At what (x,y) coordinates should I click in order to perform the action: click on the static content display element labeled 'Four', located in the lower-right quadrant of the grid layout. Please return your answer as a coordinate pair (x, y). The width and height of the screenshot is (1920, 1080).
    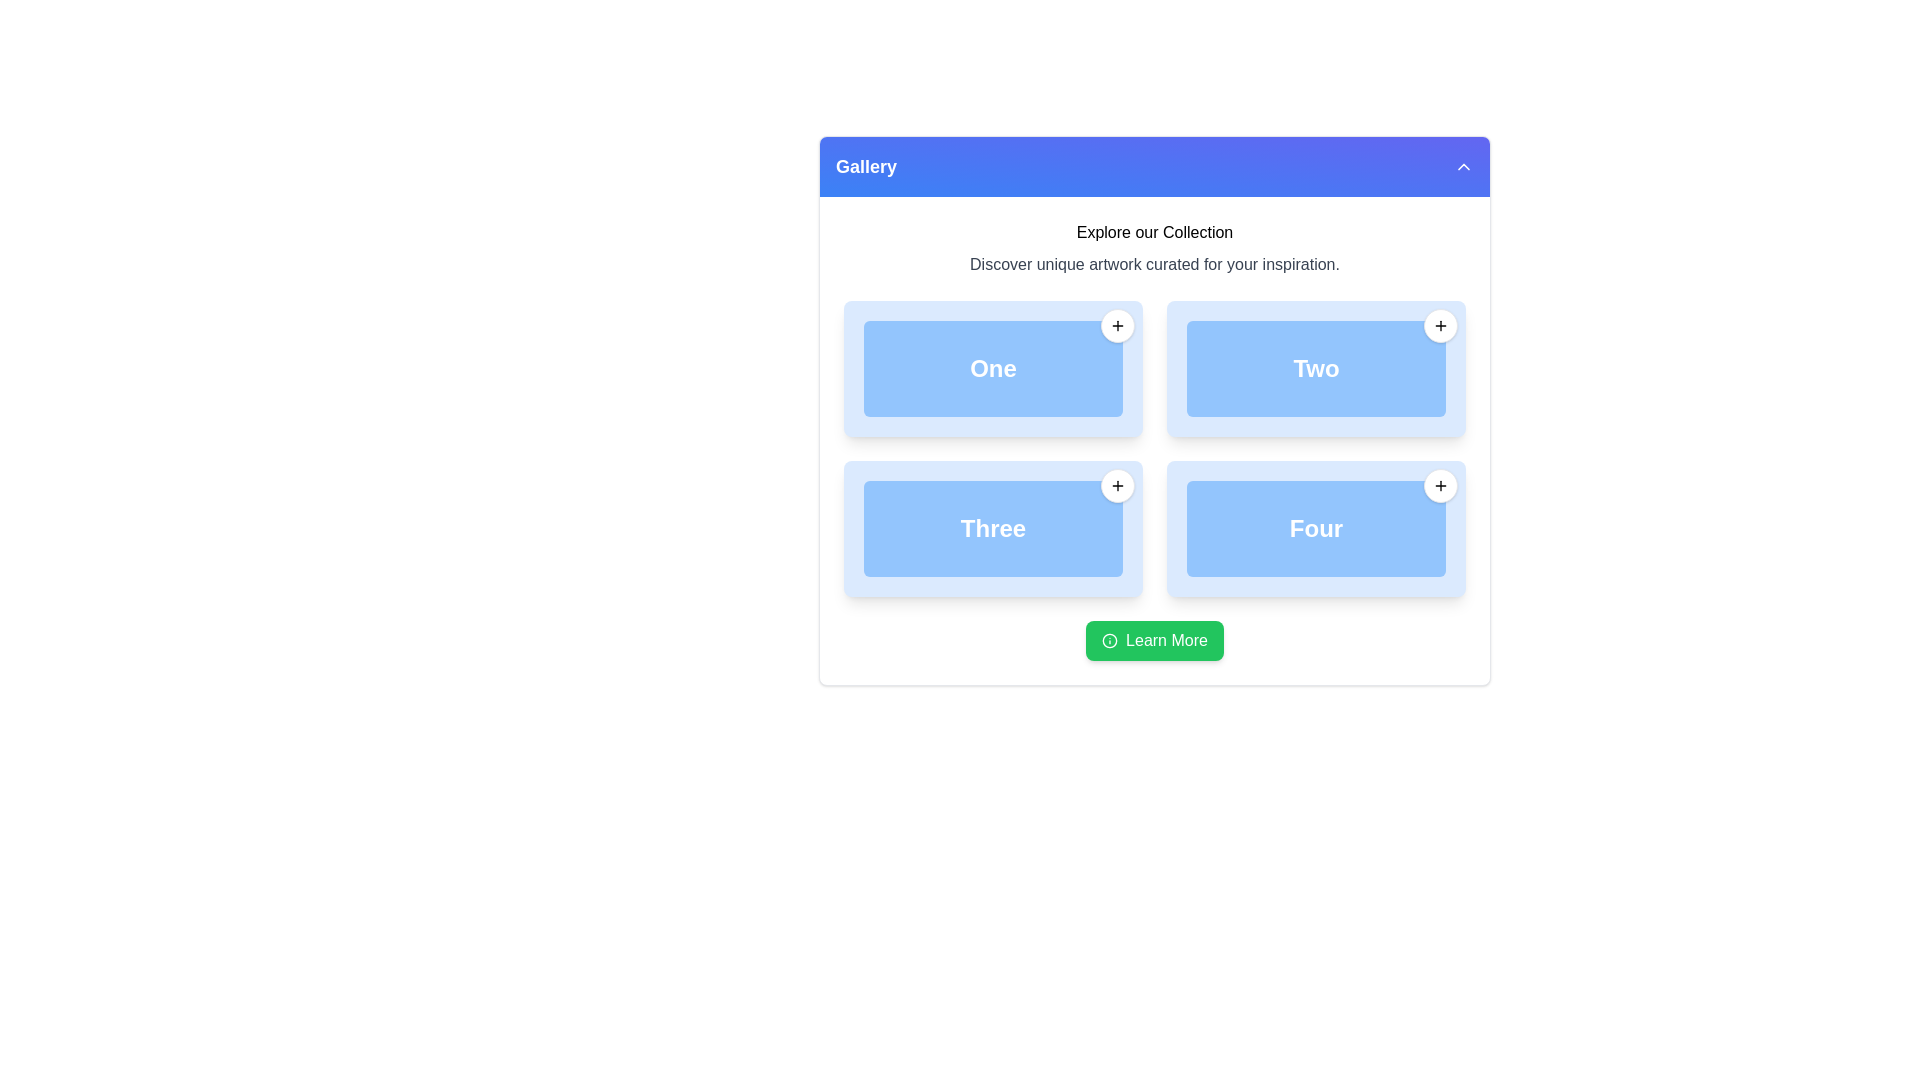
    Looking at the image, I should click on (1316, 527).